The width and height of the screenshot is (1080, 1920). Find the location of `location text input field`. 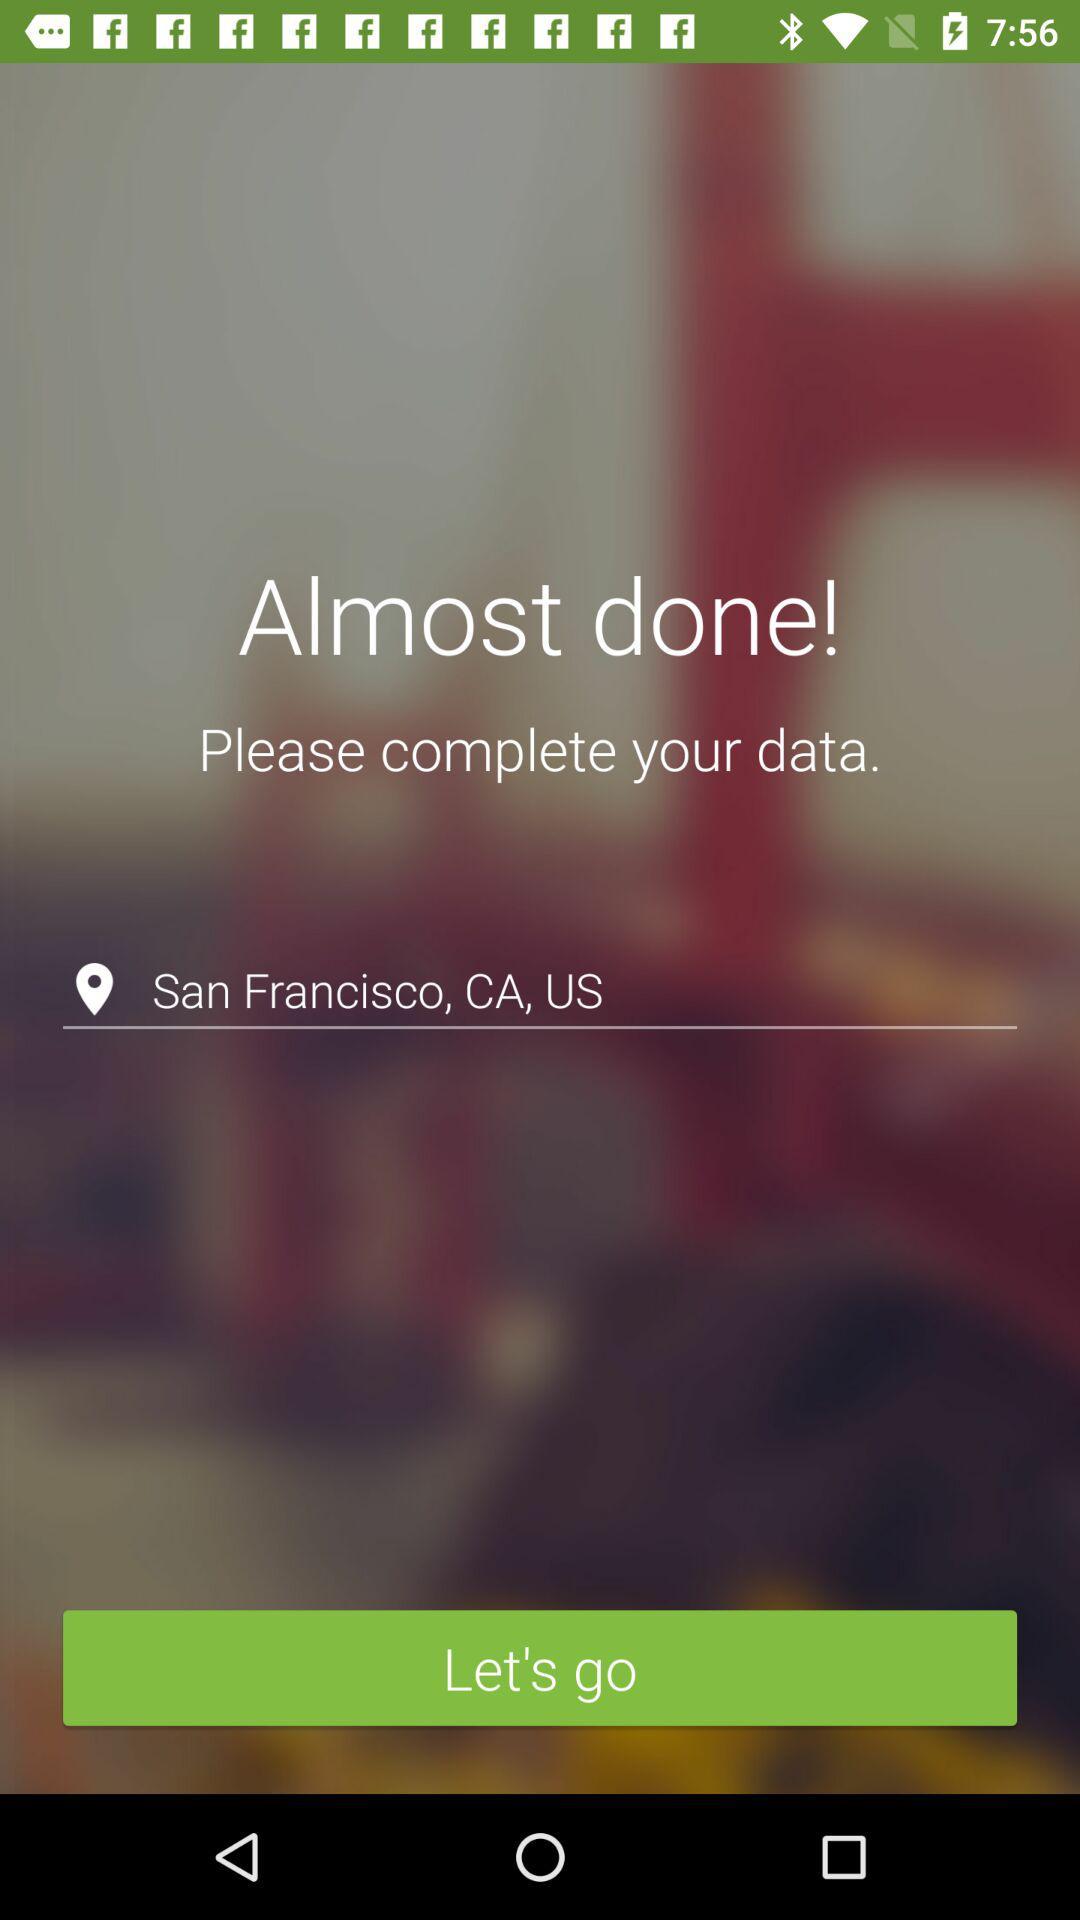

location text input field is located at coordinates (540, 937).